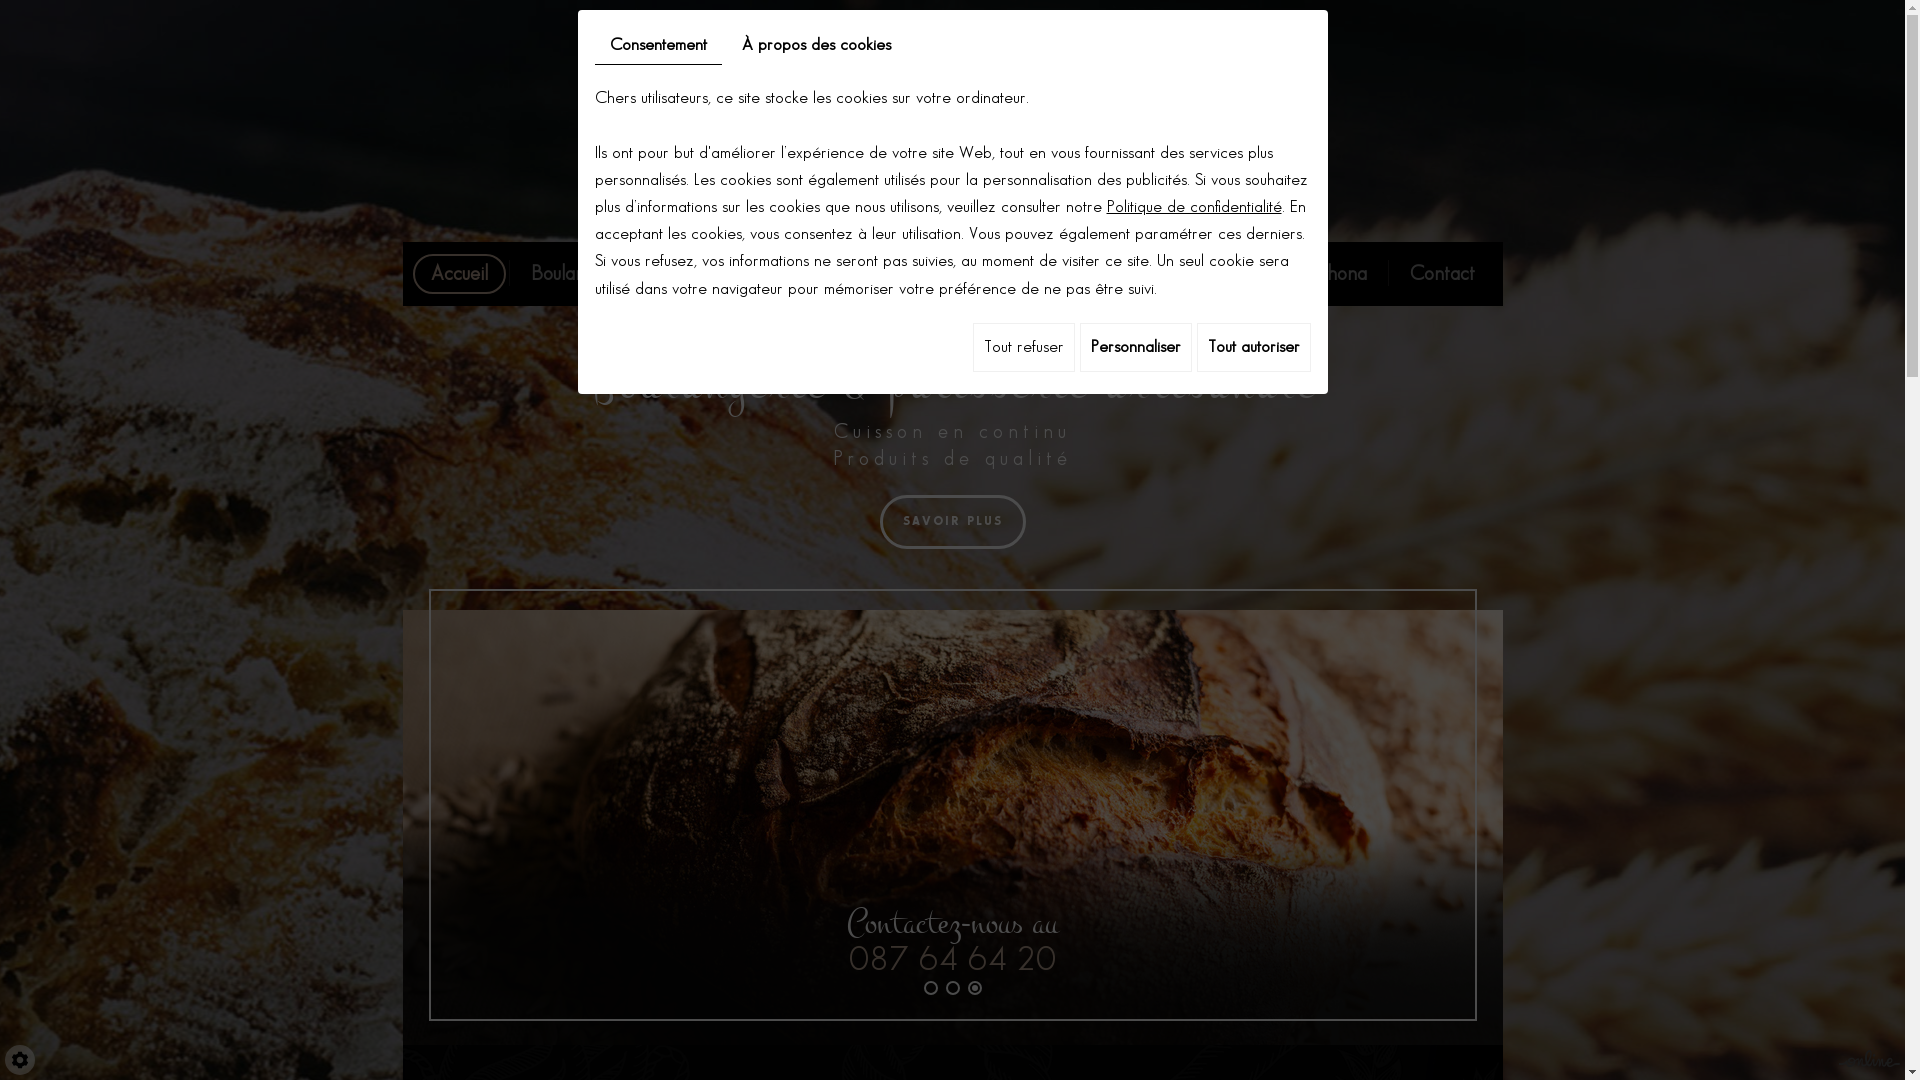 Image resolution: width=1920 pixels, height=1080 pixels. Describe the element at coordinates (657, 45) in the screenshot. I see `'Consentement'` at that location.